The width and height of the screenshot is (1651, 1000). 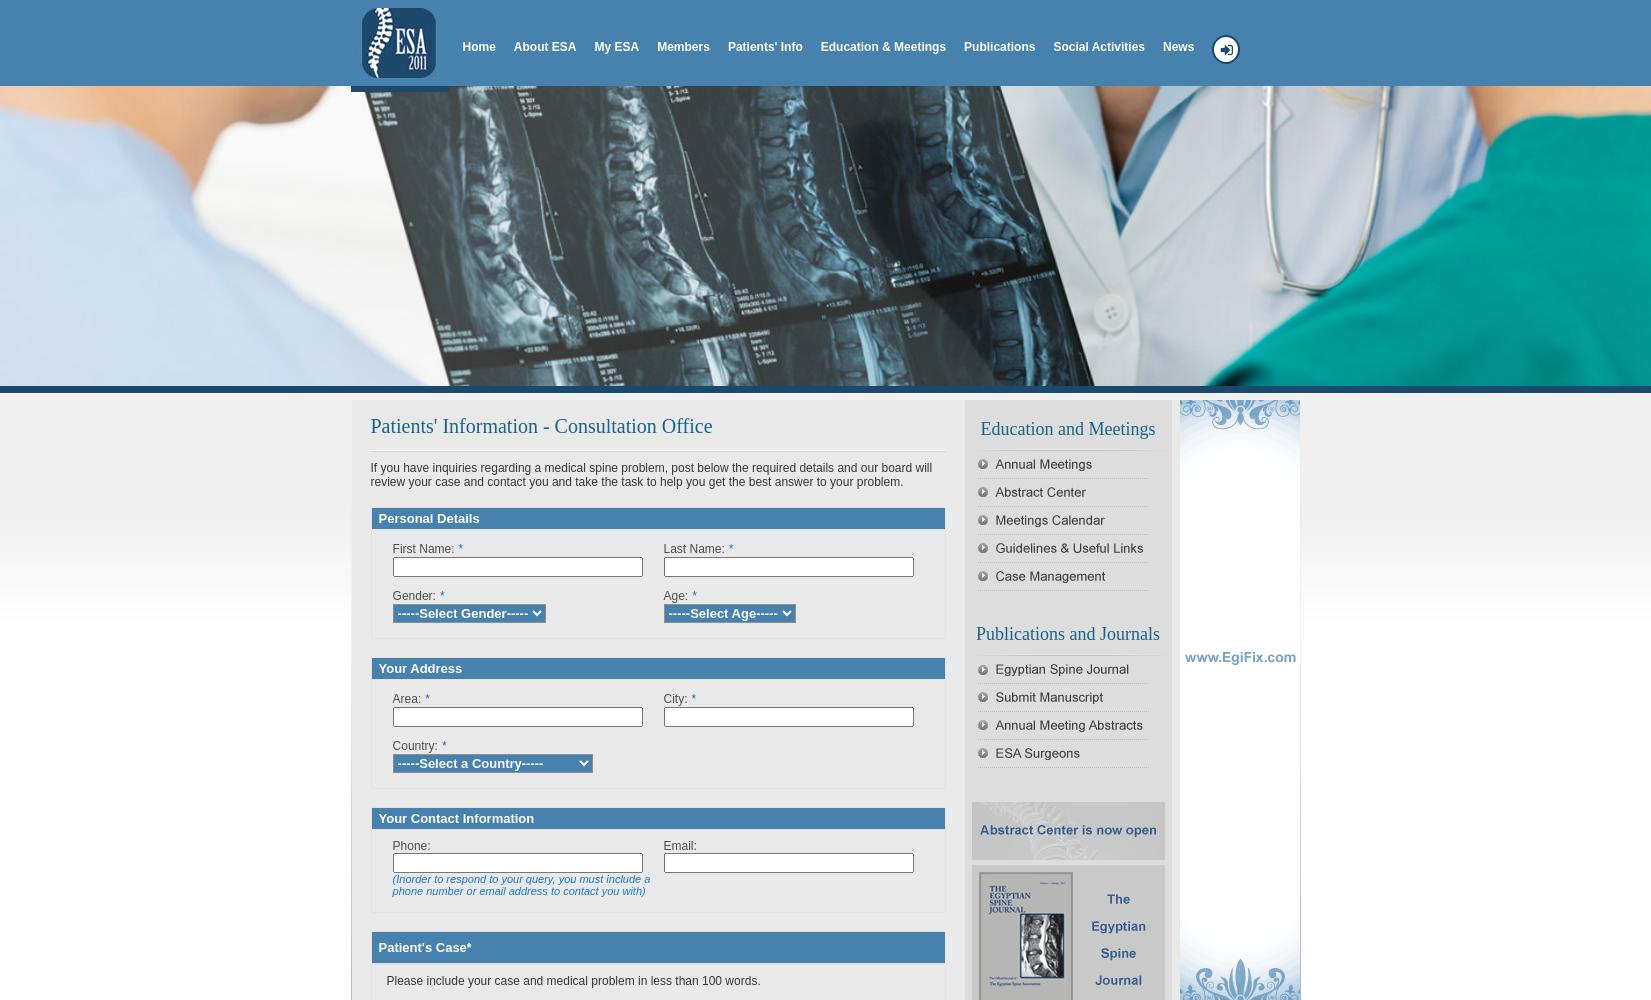 What do you see at coordinates (663, 845) in the screenshot?
I see `'Email:'` at bounding box center [663, 845].